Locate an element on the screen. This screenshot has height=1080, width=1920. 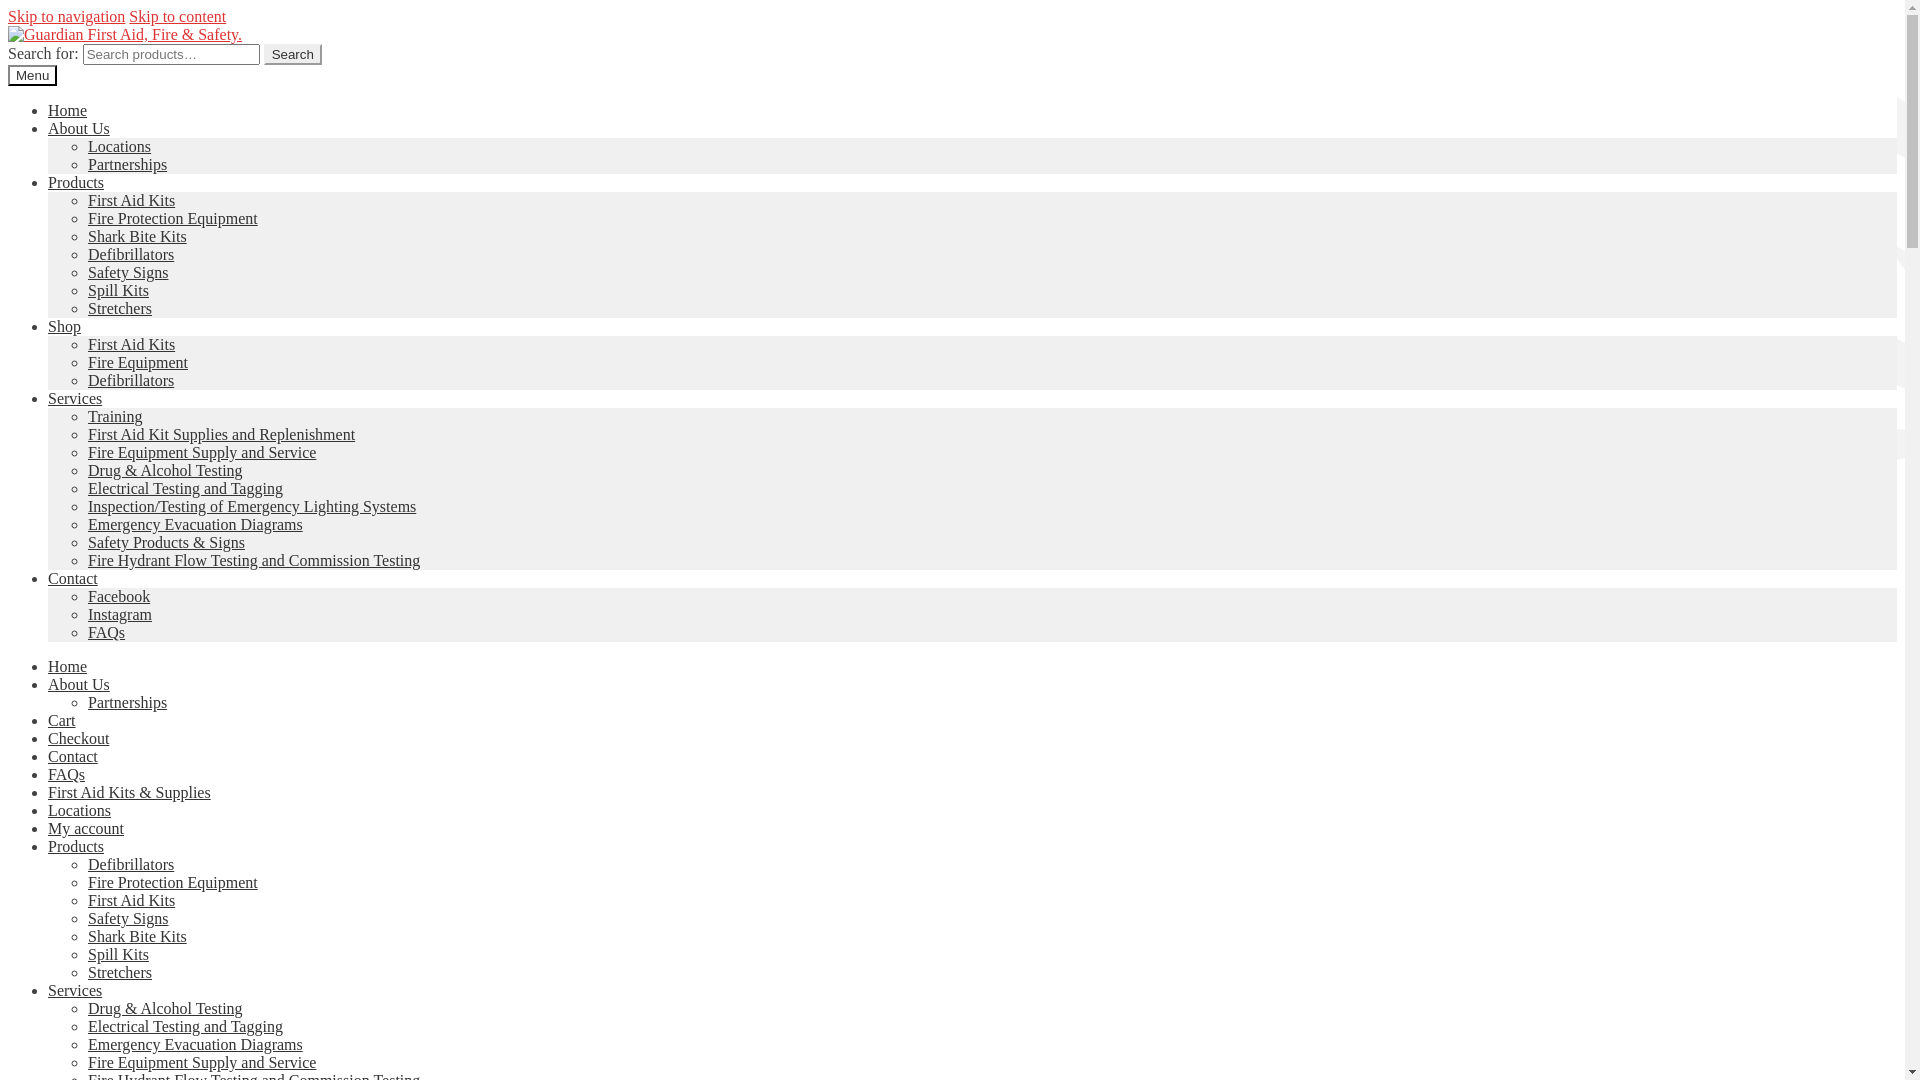
'Menu' is located at coordinates (32, 74).